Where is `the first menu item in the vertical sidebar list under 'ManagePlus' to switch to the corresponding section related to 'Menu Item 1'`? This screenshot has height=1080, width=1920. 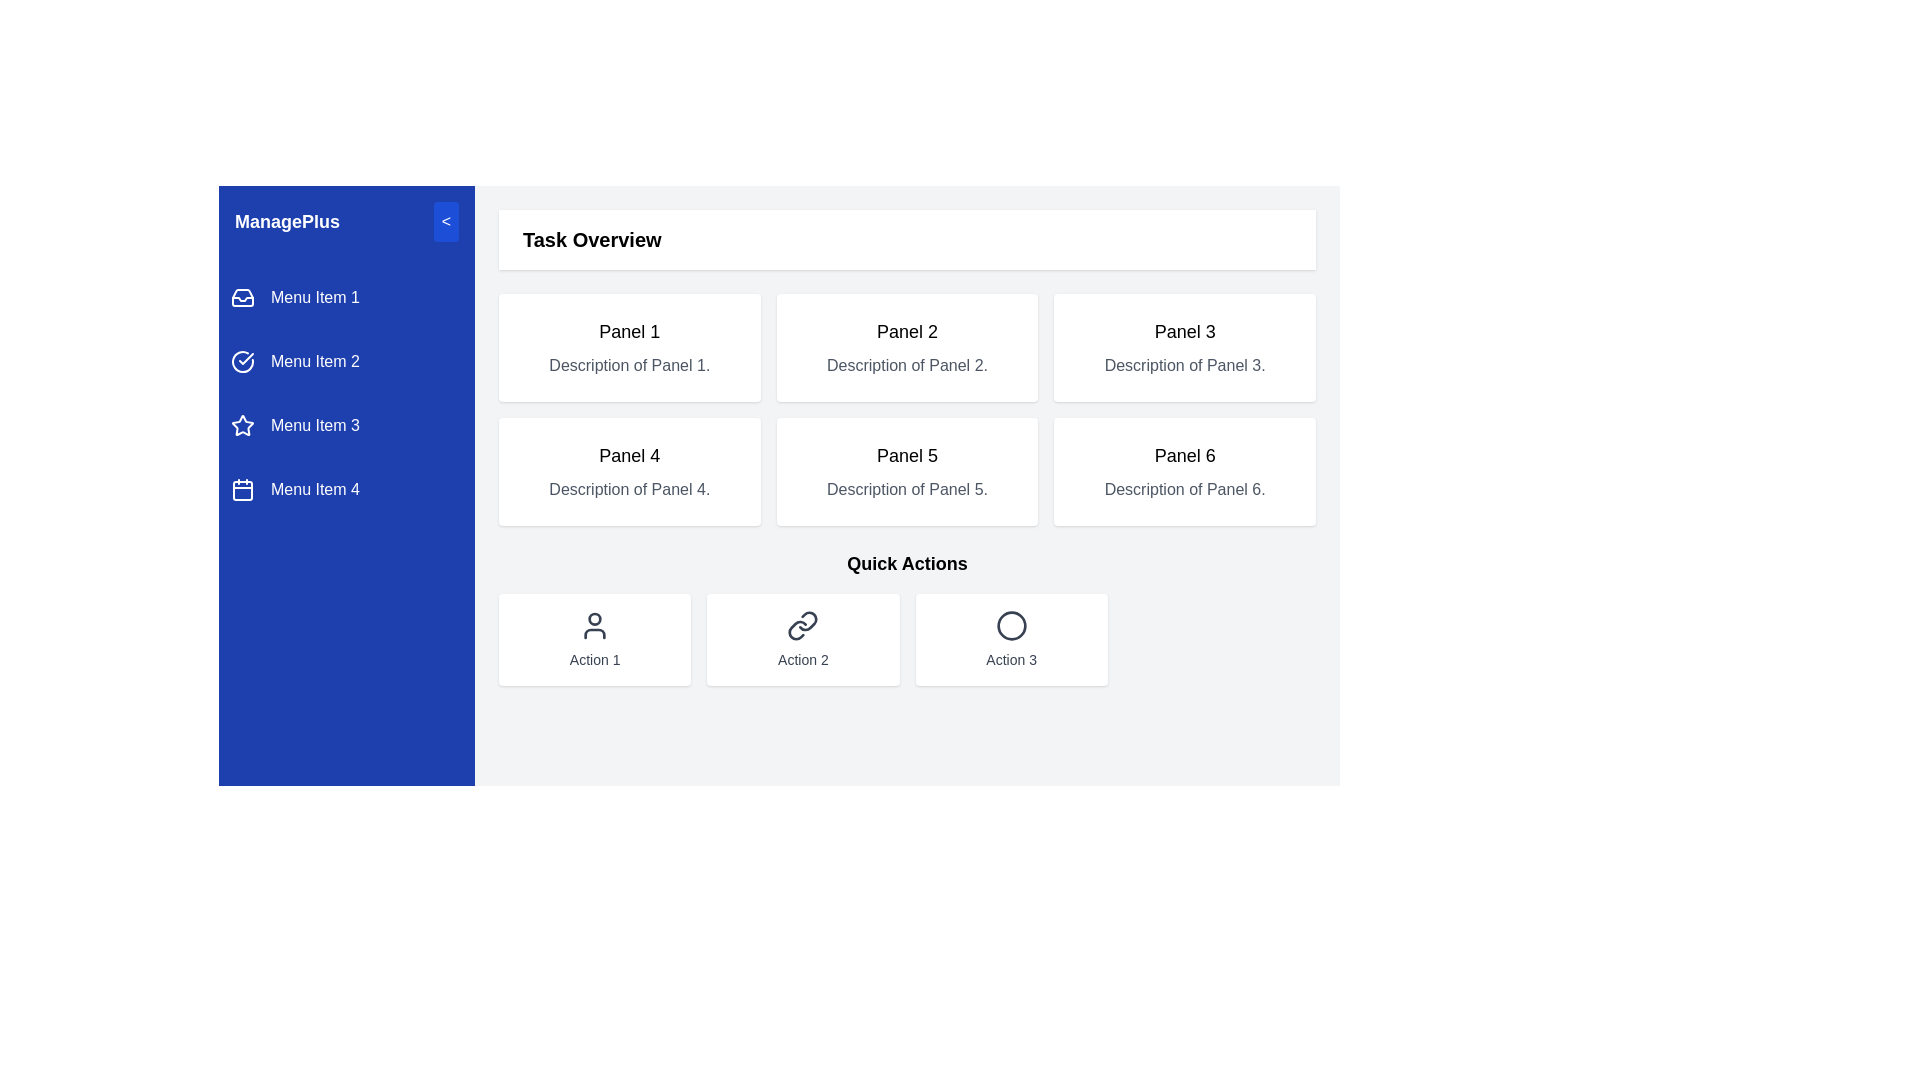
the first menu item in the vertical sidebar list under 'ManagePlus' to switch to the corresponding section related to 'Menu Item 1' is located at coordinates (346, 297).